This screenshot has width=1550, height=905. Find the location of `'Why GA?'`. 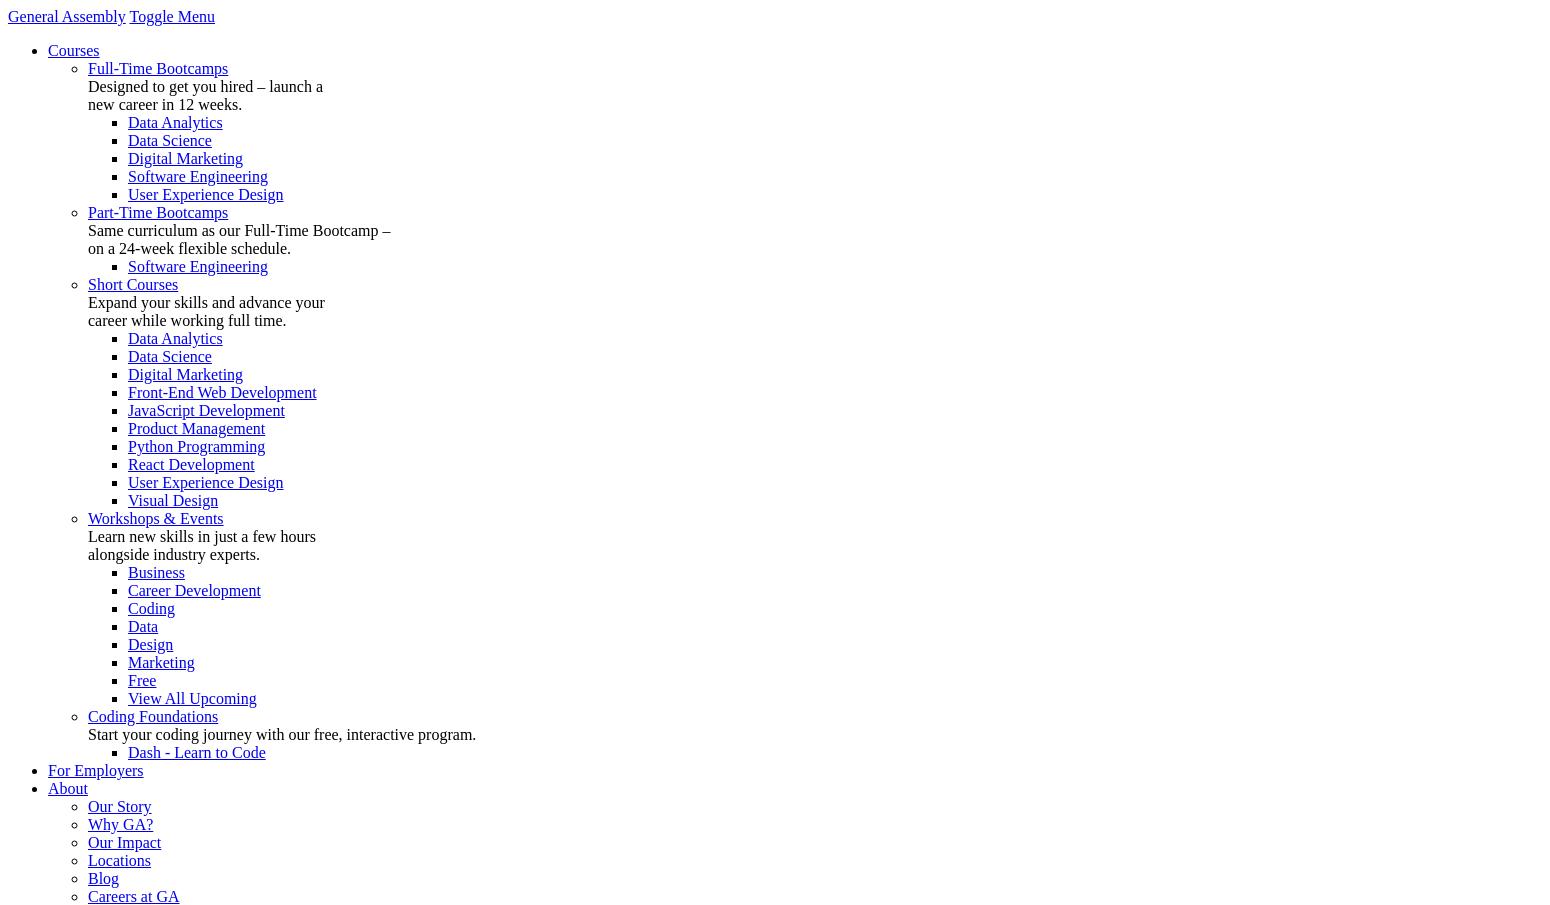

'Why GA?' is located at coordinates (120, 823).